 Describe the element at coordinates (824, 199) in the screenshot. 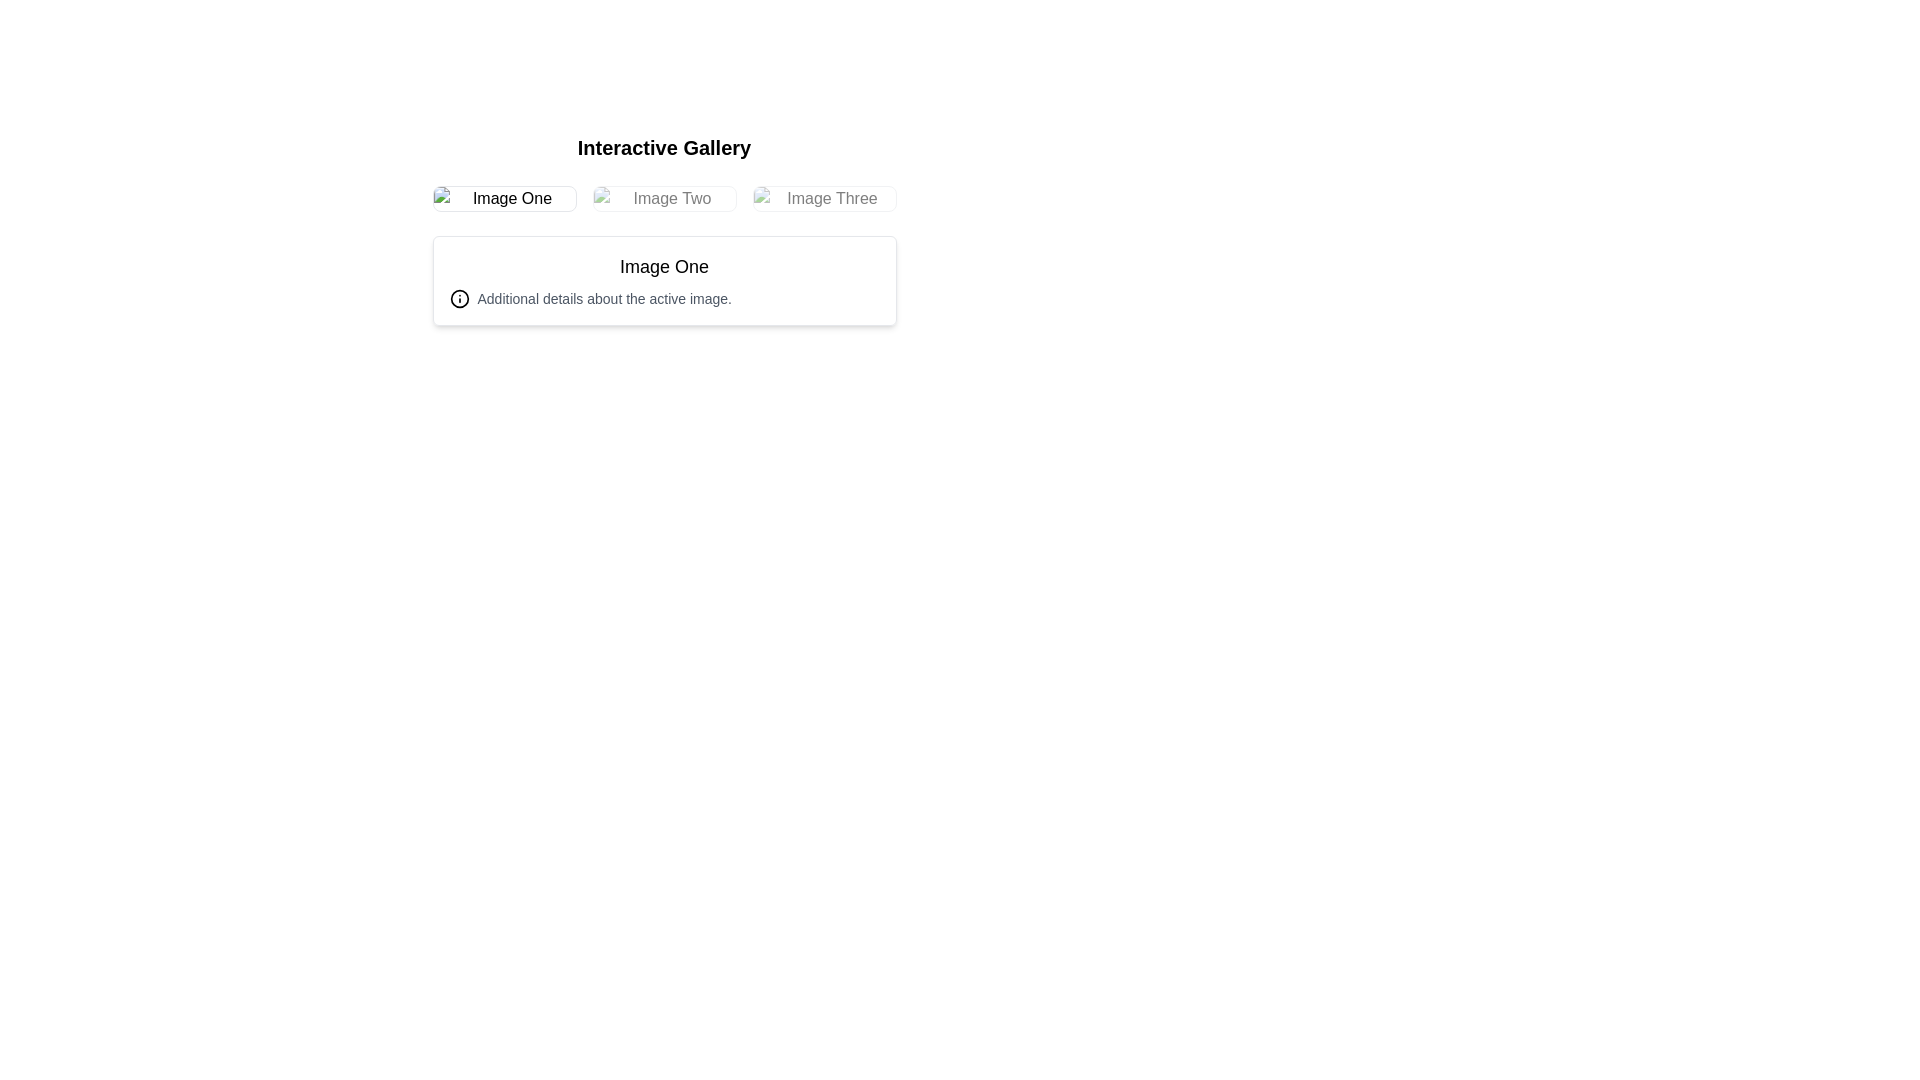

I see `the selectable thumbnail image in the interactive gallery to change its opacity` at that location.